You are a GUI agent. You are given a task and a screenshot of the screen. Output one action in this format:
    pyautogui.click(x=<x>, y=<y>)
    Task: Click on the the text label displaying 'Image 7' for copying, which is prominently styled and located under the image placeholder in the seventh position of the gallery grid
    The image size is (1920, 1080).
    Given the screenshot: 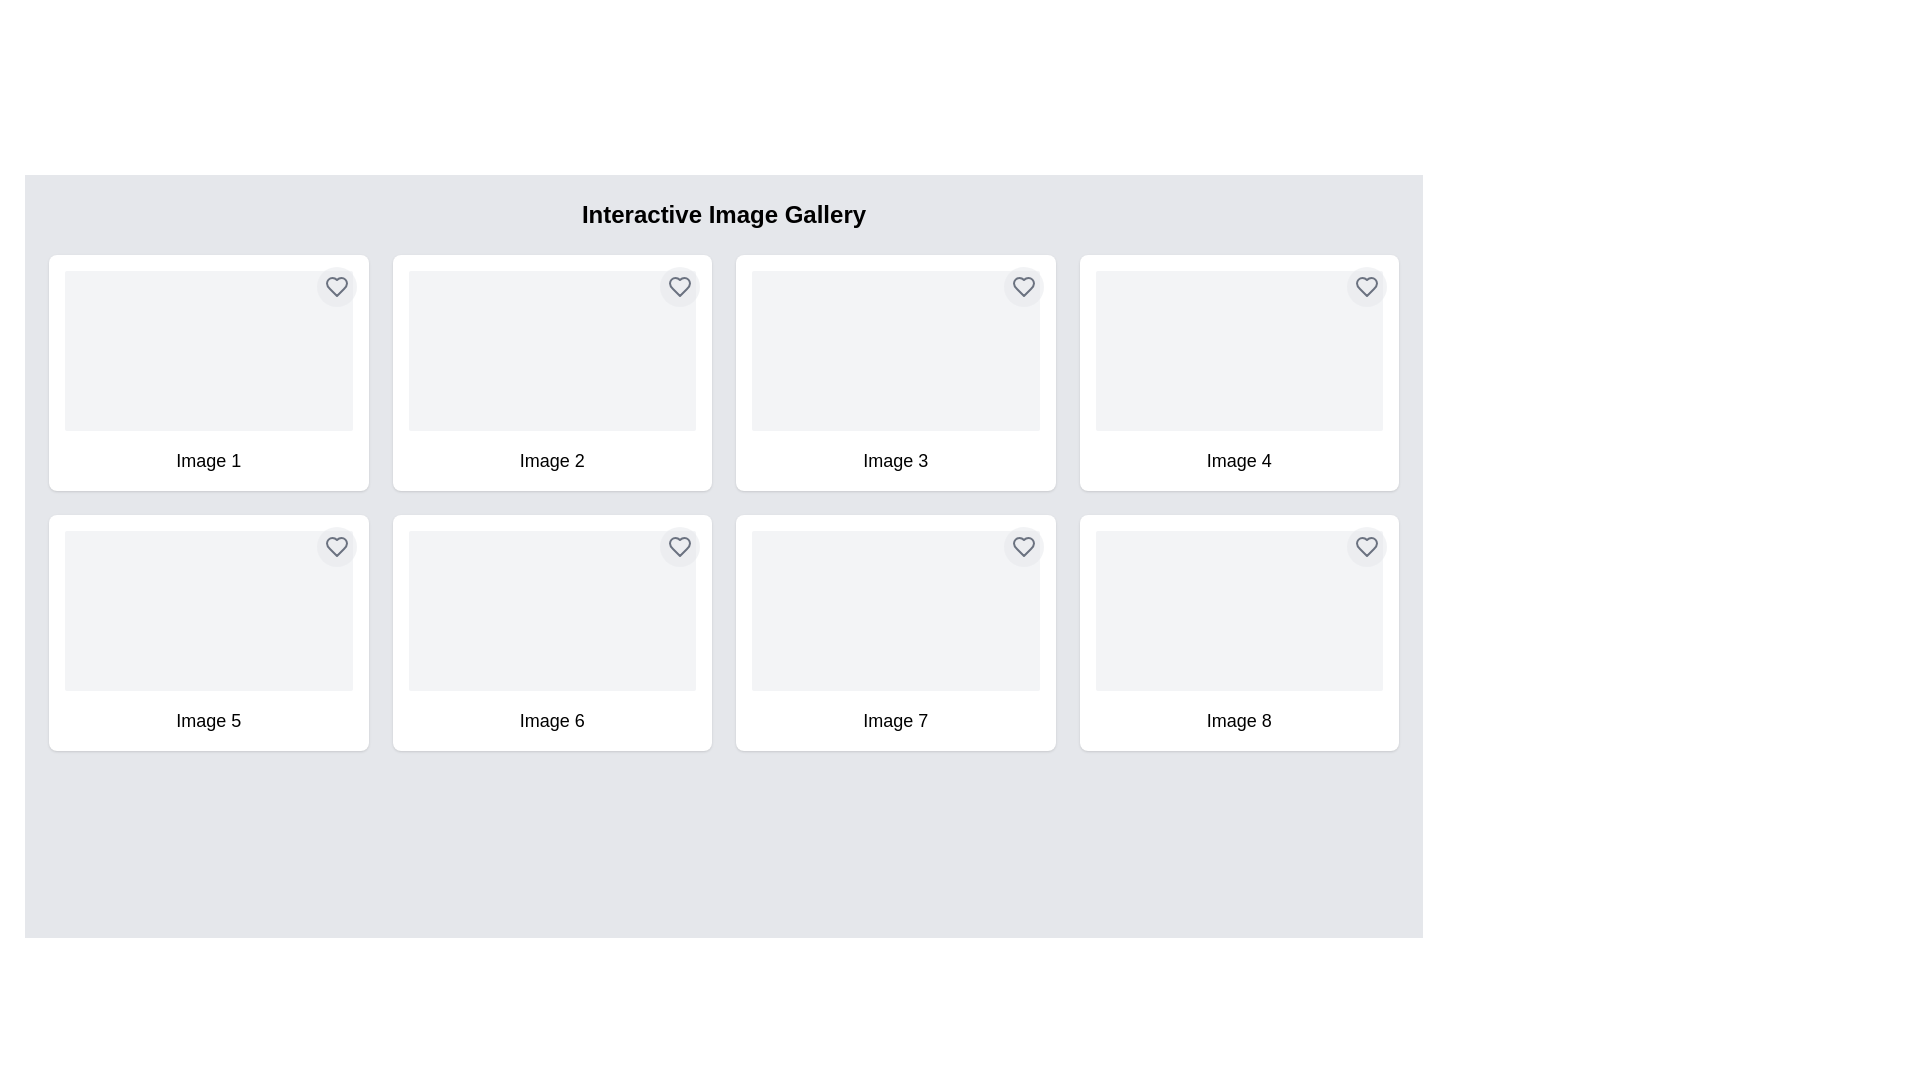 What is the action you would take?
    pyautogui.click(x=894, y=721)
    